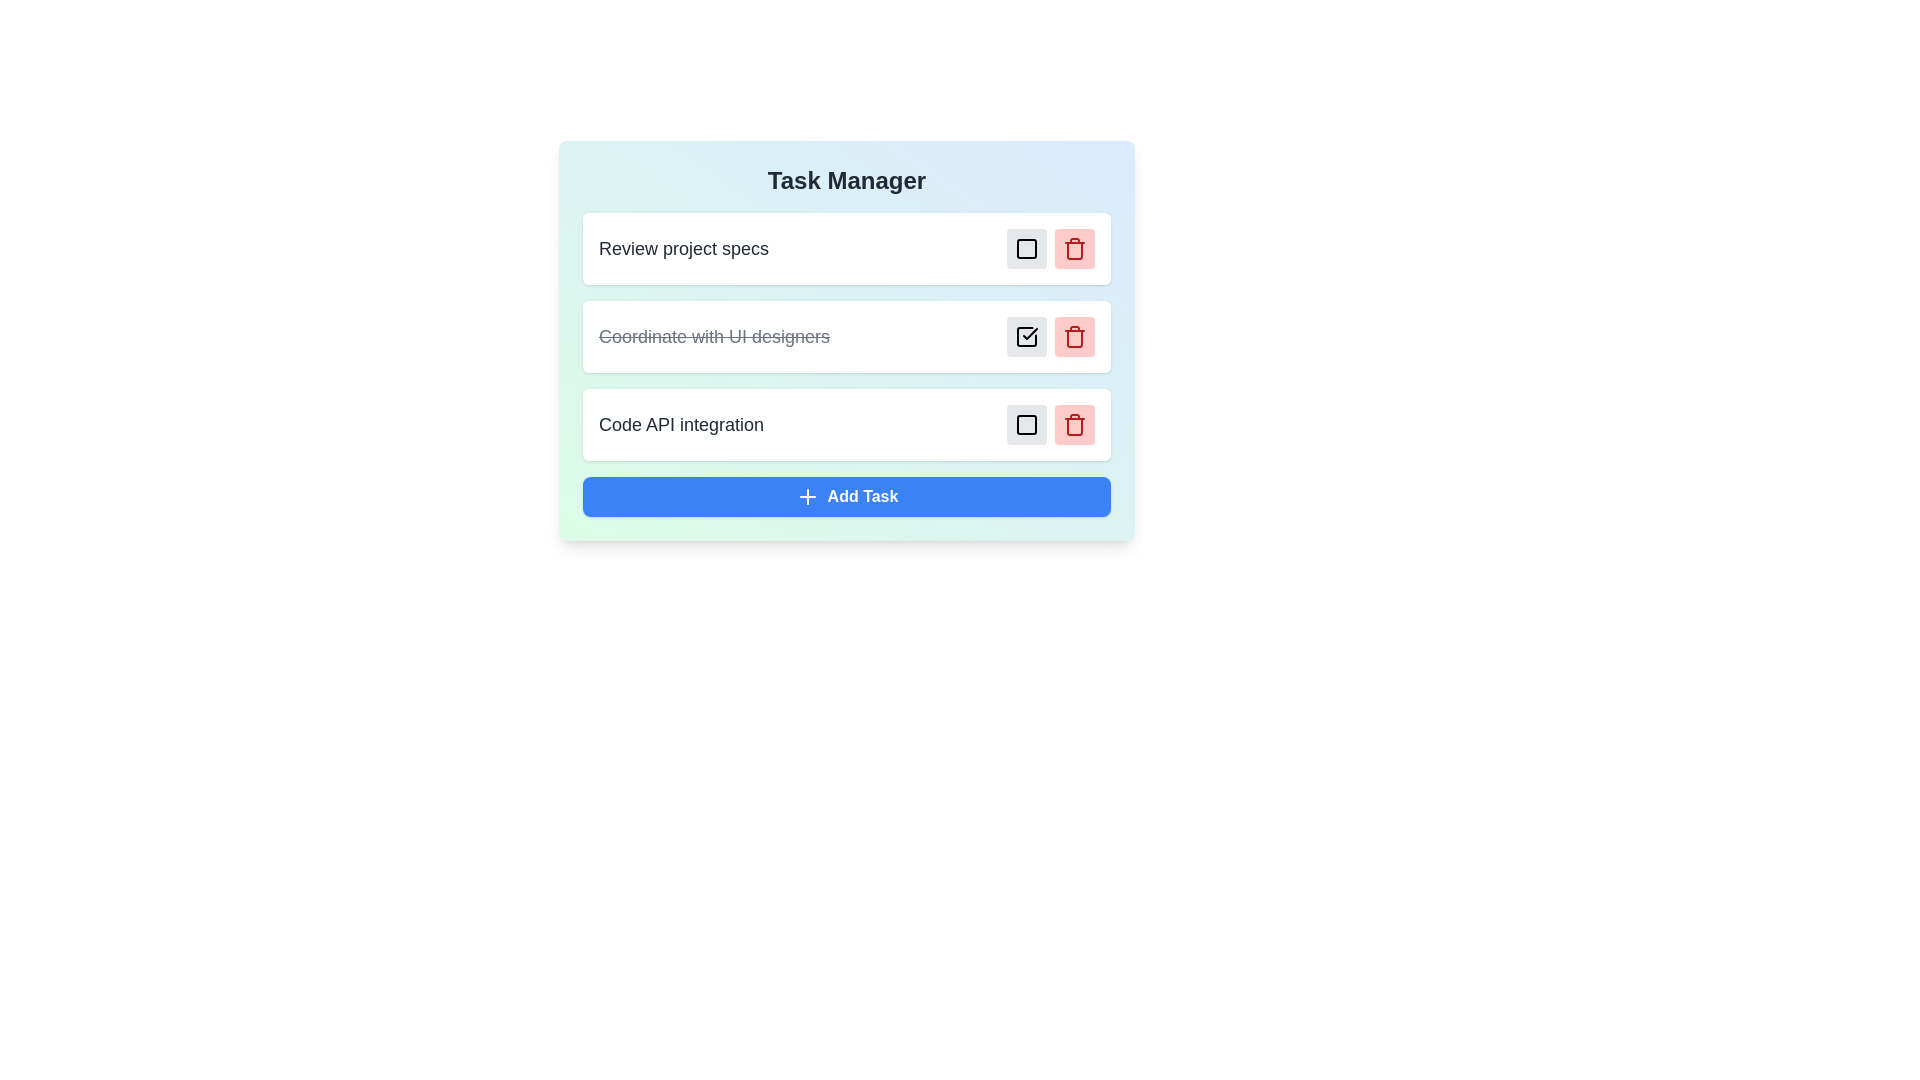 This screenshot has width=1920, height=1080. I want to click on delete button for the task identified by Review project specs, so click(1074, 248).